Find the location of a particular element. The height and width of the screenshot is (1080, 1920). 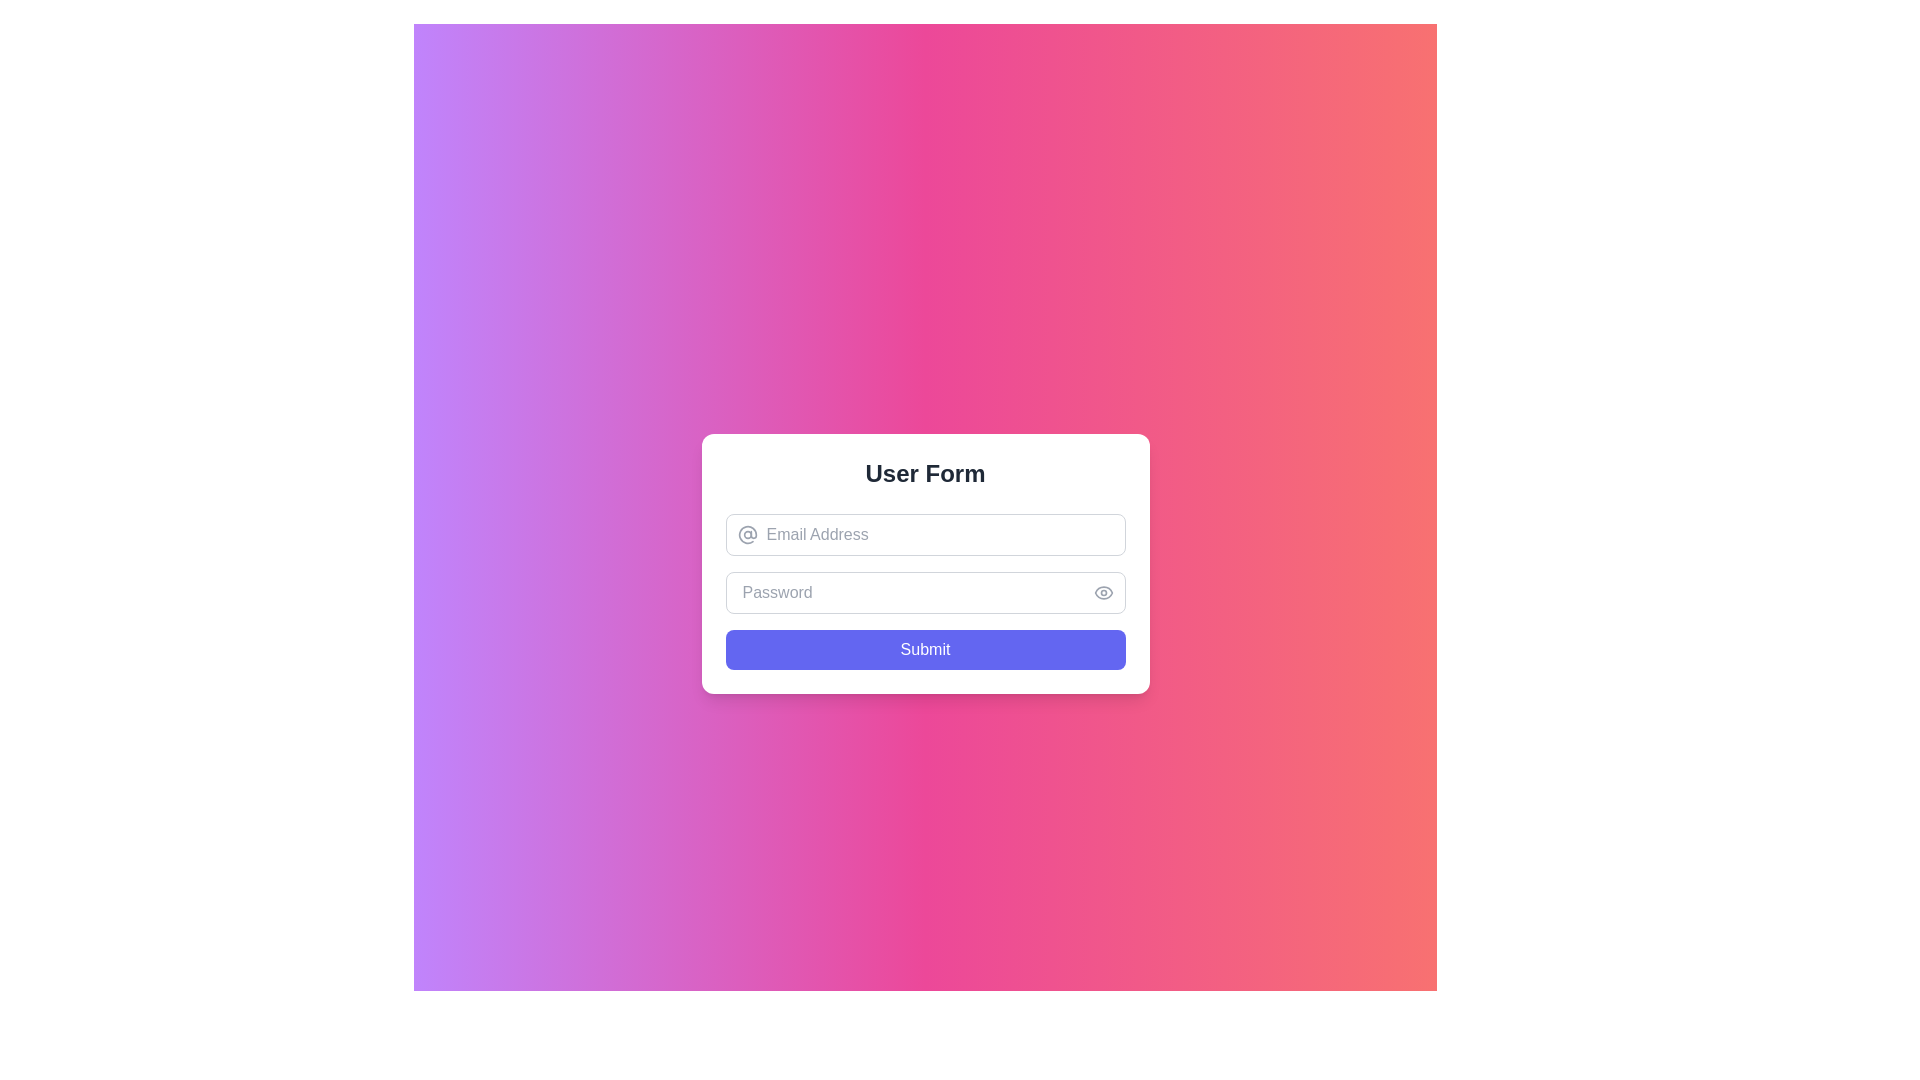

the 'Submit' button, which is a rectangular button with rounded corners, indigo background, and white text, located at the bottom of the input fields in the form layout is located at coordinates (924, 650).